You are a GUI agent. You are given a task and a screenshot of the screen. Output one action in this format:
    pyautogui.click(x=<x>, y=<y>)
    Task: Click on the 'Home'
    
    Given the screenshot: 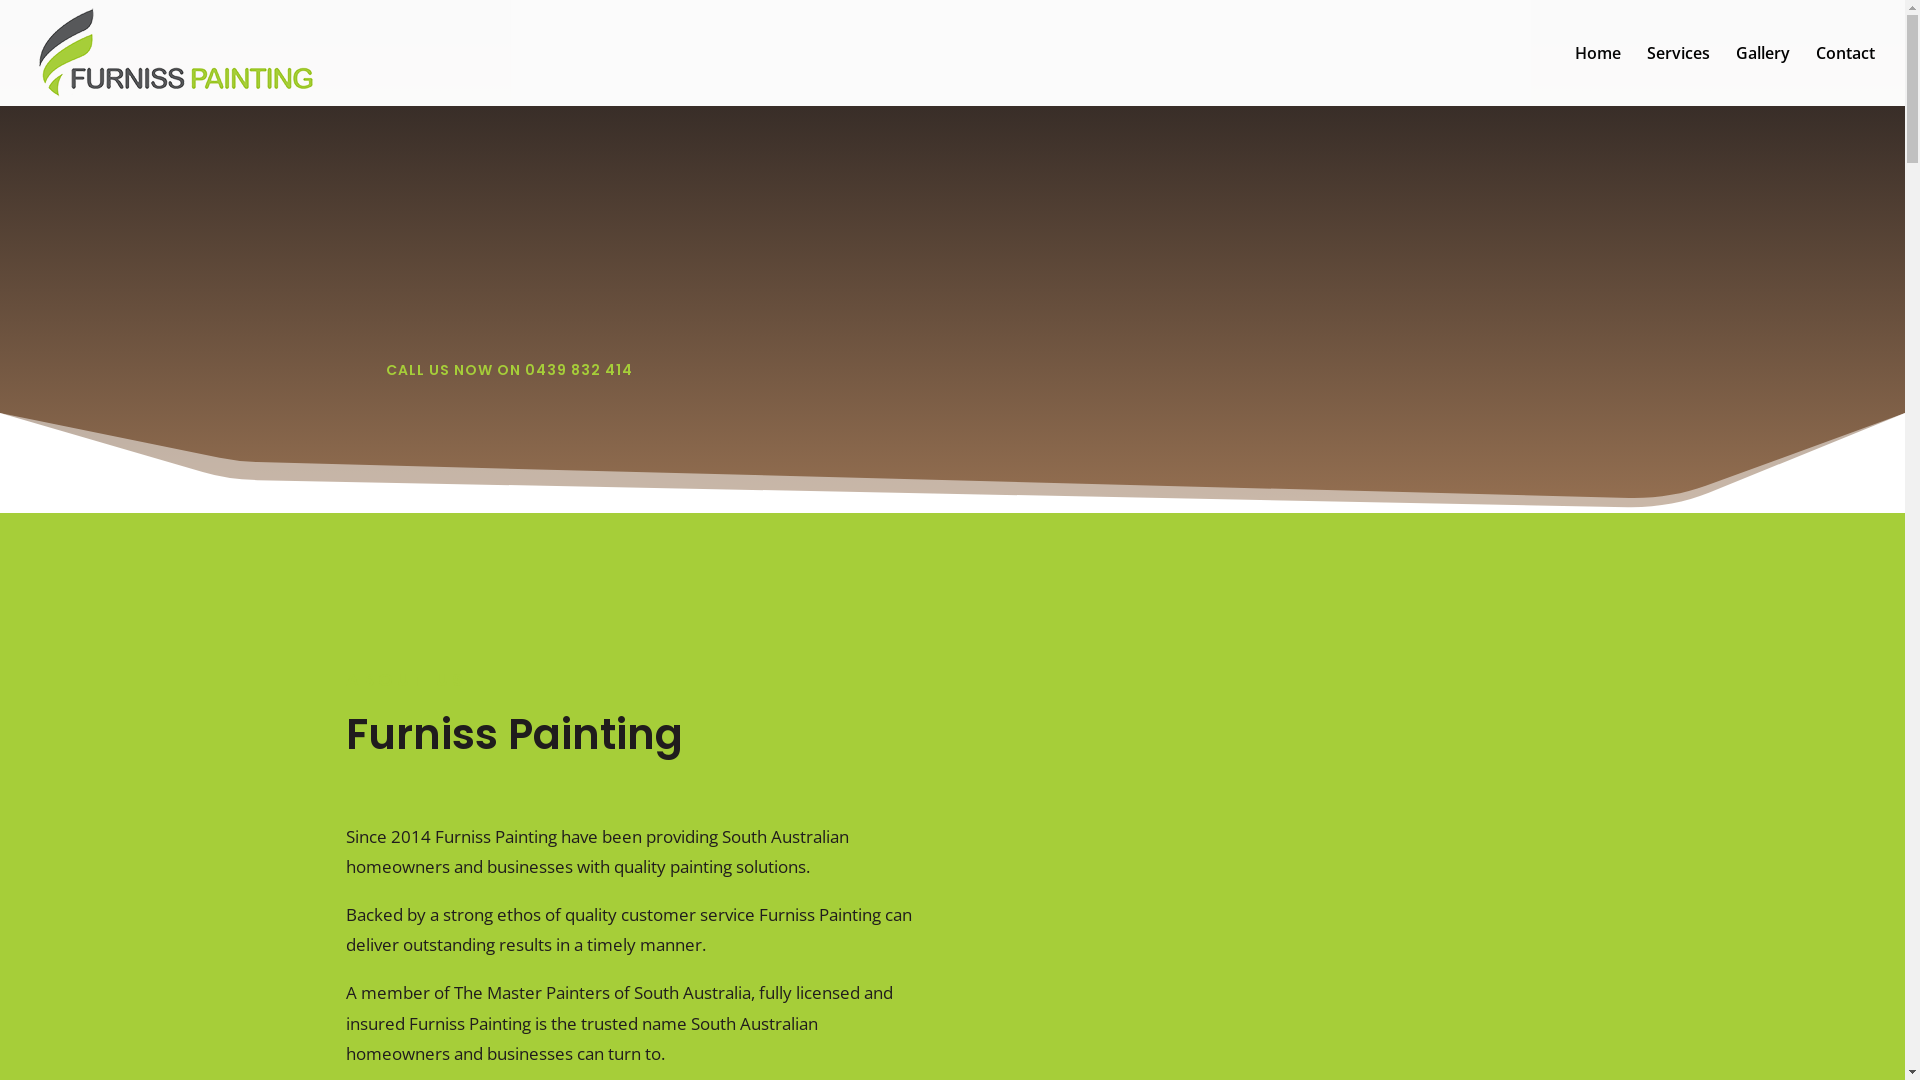 What is the action you would take?
    pyautogui.click(x=1597, y=75)
    